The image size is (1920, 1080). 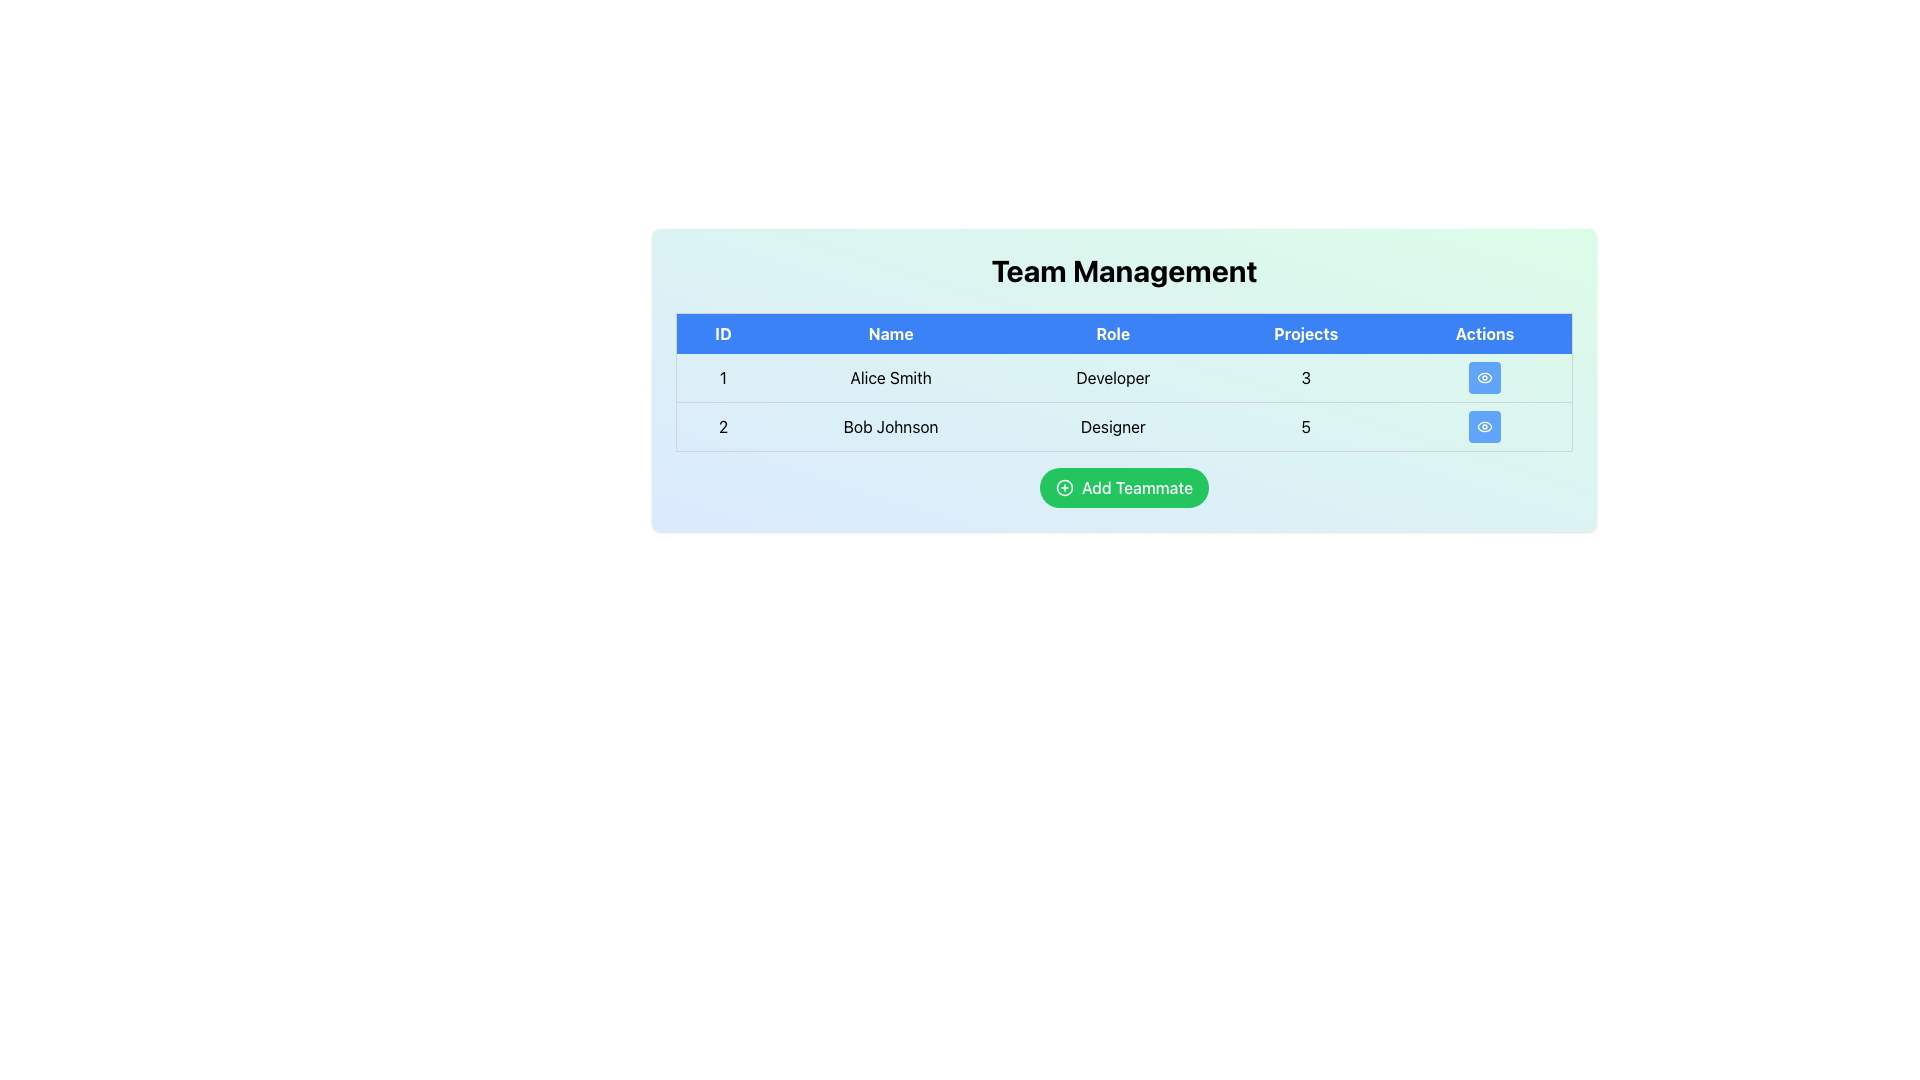 What do you see at coordinates (1124, 332) in the screenshot?
I see `the table header cell labeled 'Role' which has a blue background and white font, positioned between 'Name' and 'Projects'` at bounding box center [1124, 332].